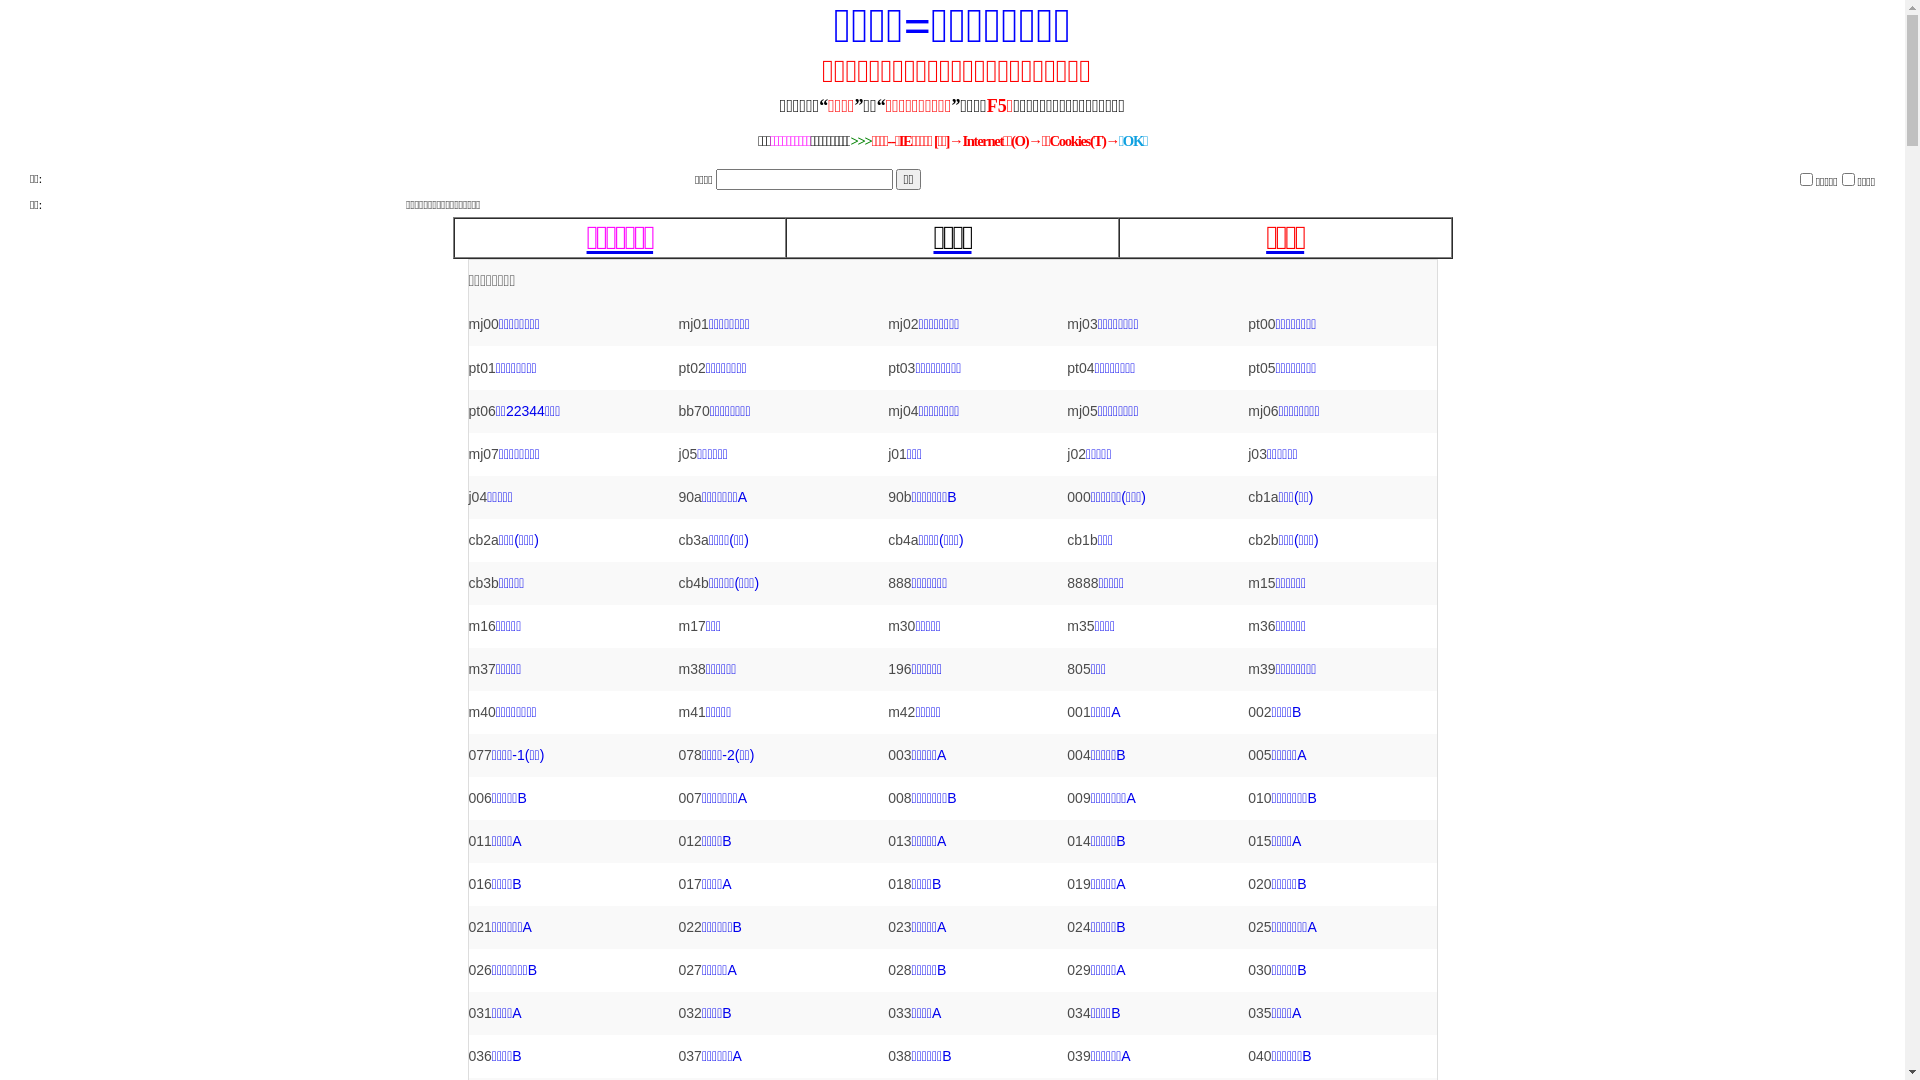 The width and height of the screenshot is (1920, 1080). Describe the element at coordinates (678, 882) in the screenshot. I see `'017'` at that location.